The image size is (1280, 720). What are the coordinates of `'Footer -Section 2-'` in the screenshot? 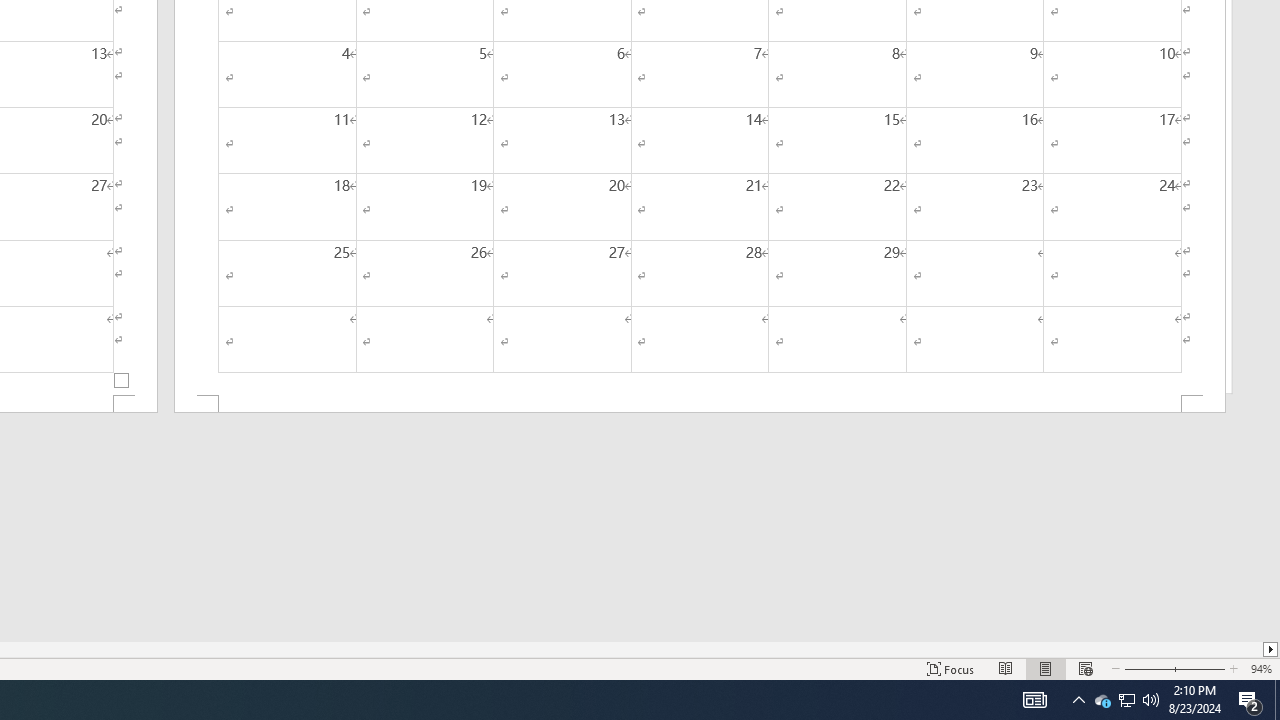 It's located at (700, 404).